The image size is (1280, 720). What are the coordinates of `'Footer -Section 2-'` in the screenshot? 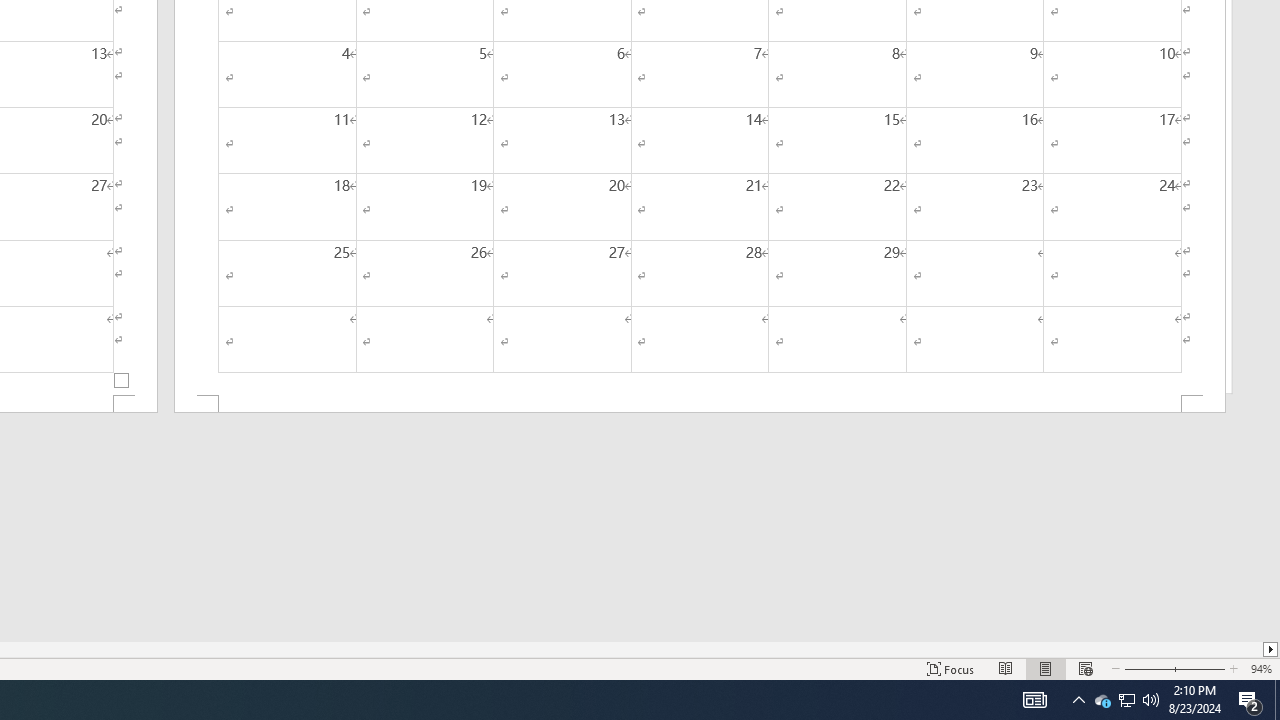 It's located at (700, 404).